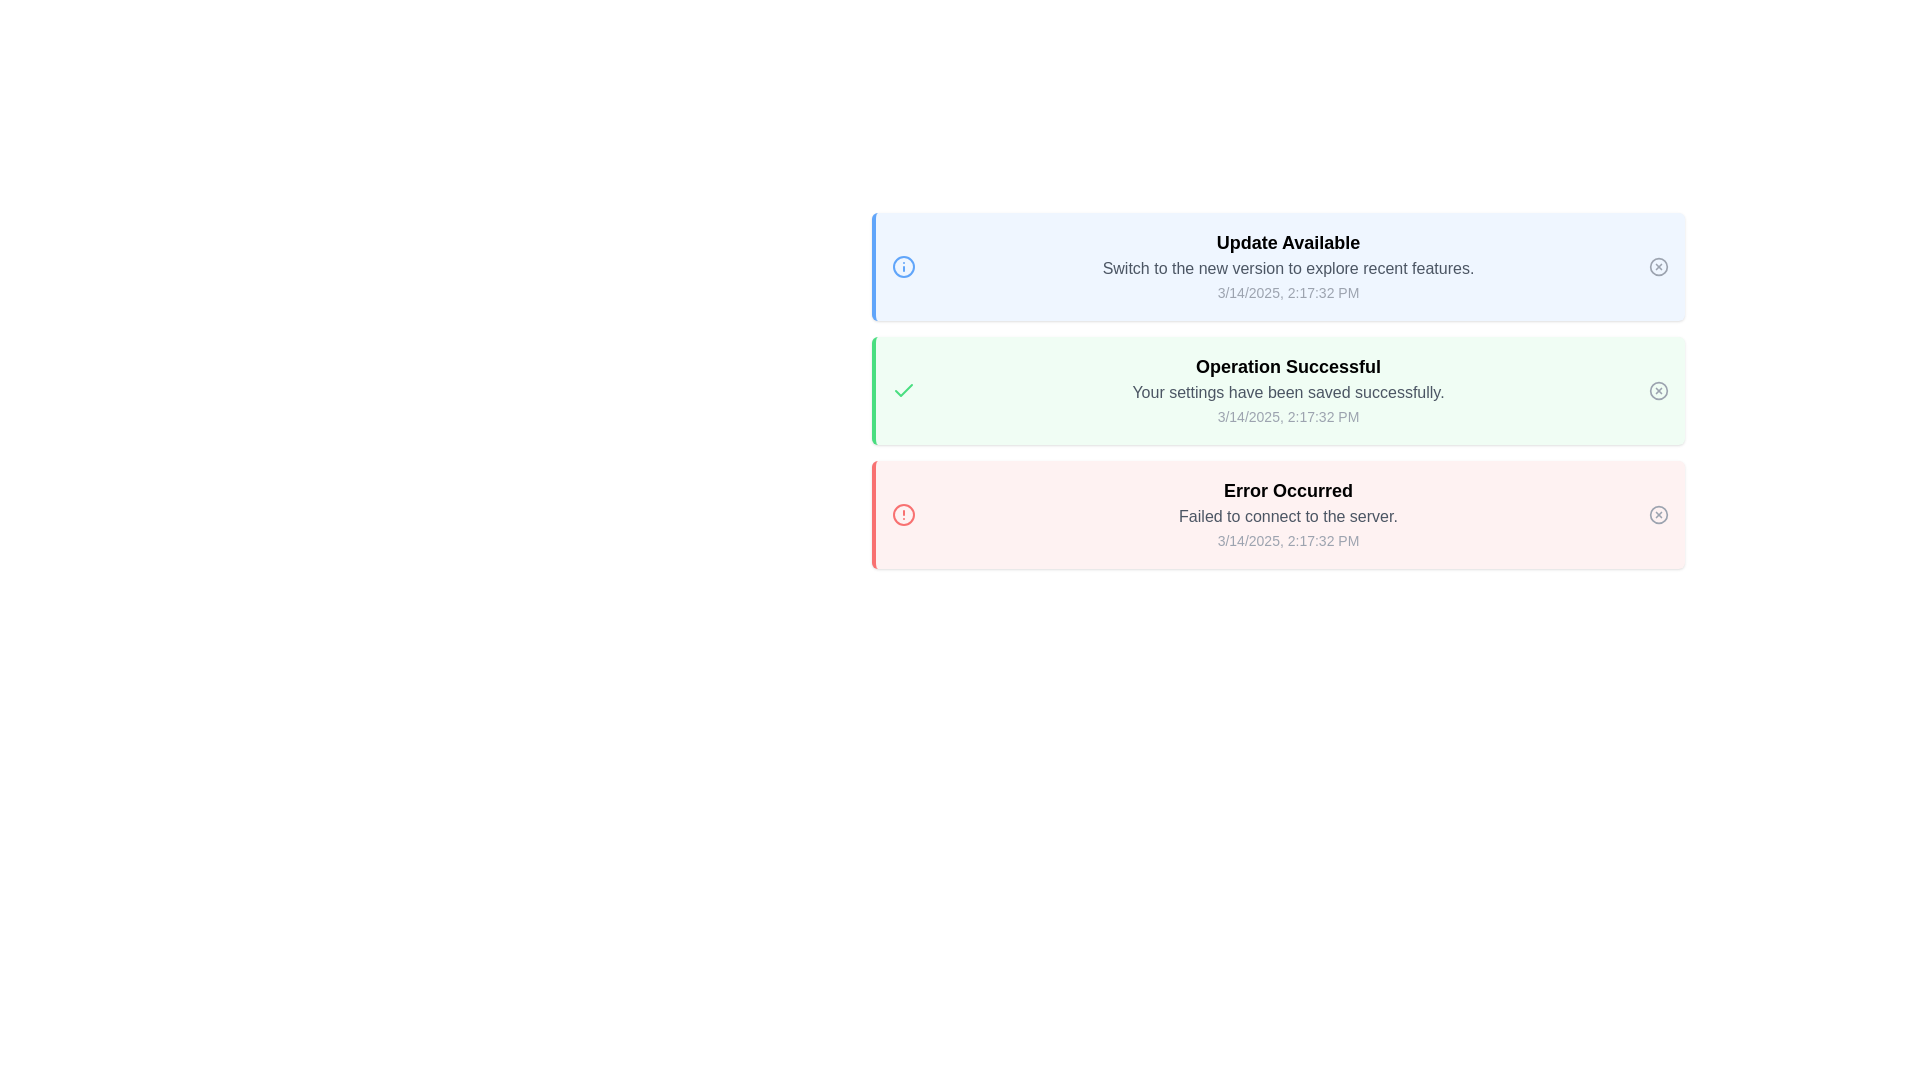  I want to click on the Text Label that signifies the timestamp of the operation, located below the confirmation message 'Your settings have been saved successfully.', so click(1288, 415).